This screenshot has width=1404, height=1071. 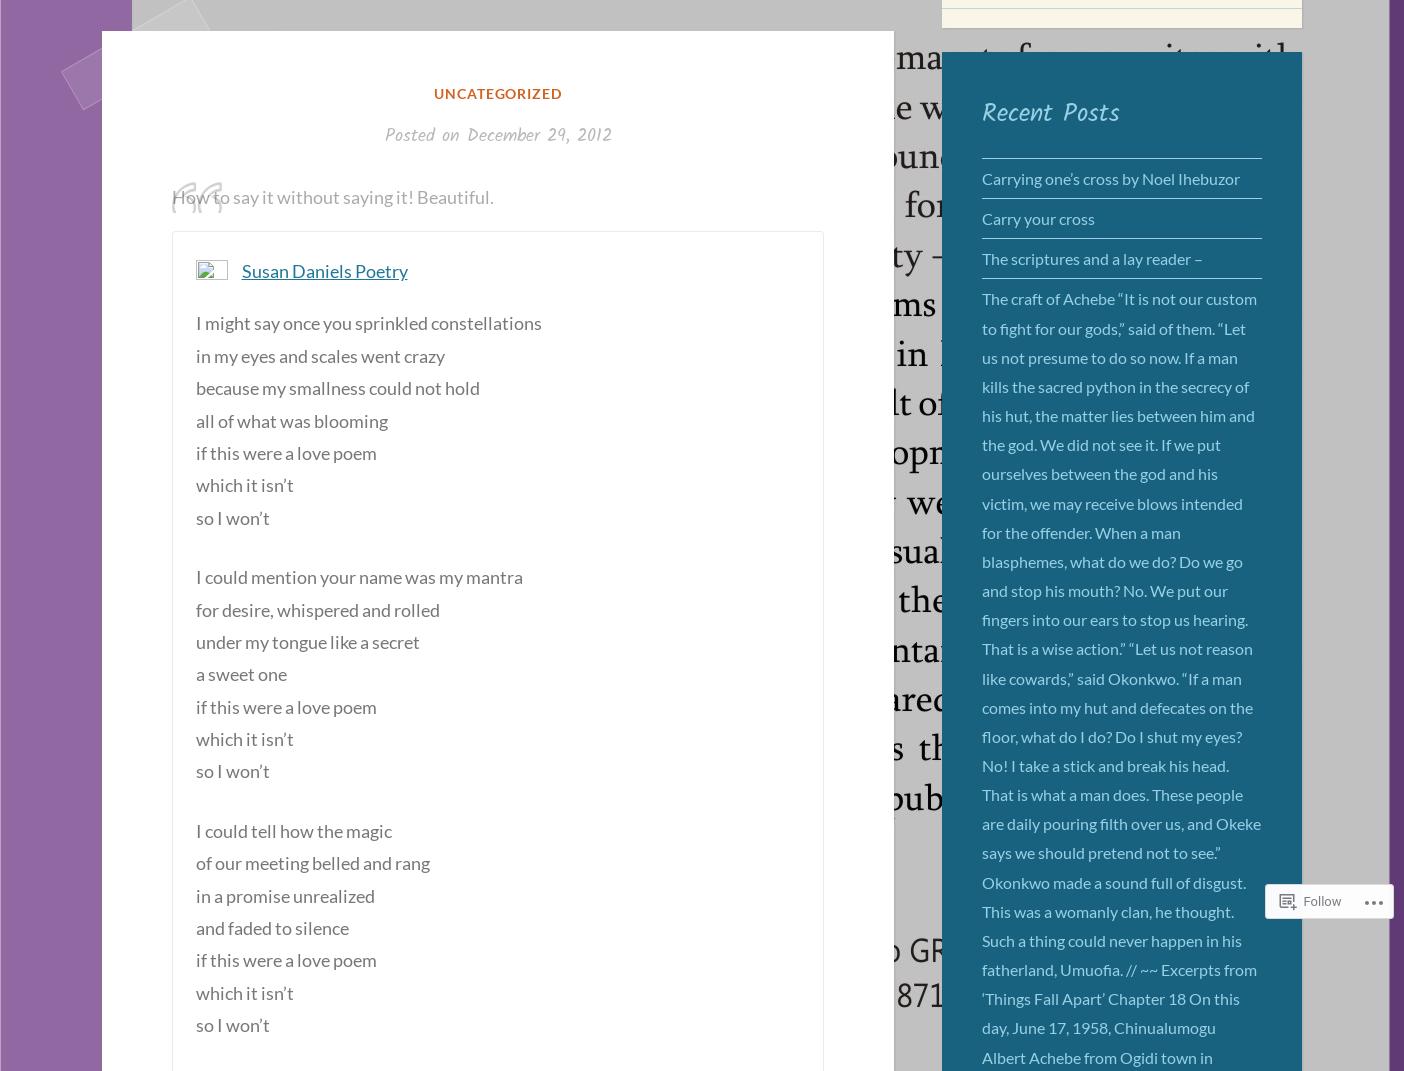 I want to click on 'I might say once you sprinkled constellations', so click(x=367, y=322).